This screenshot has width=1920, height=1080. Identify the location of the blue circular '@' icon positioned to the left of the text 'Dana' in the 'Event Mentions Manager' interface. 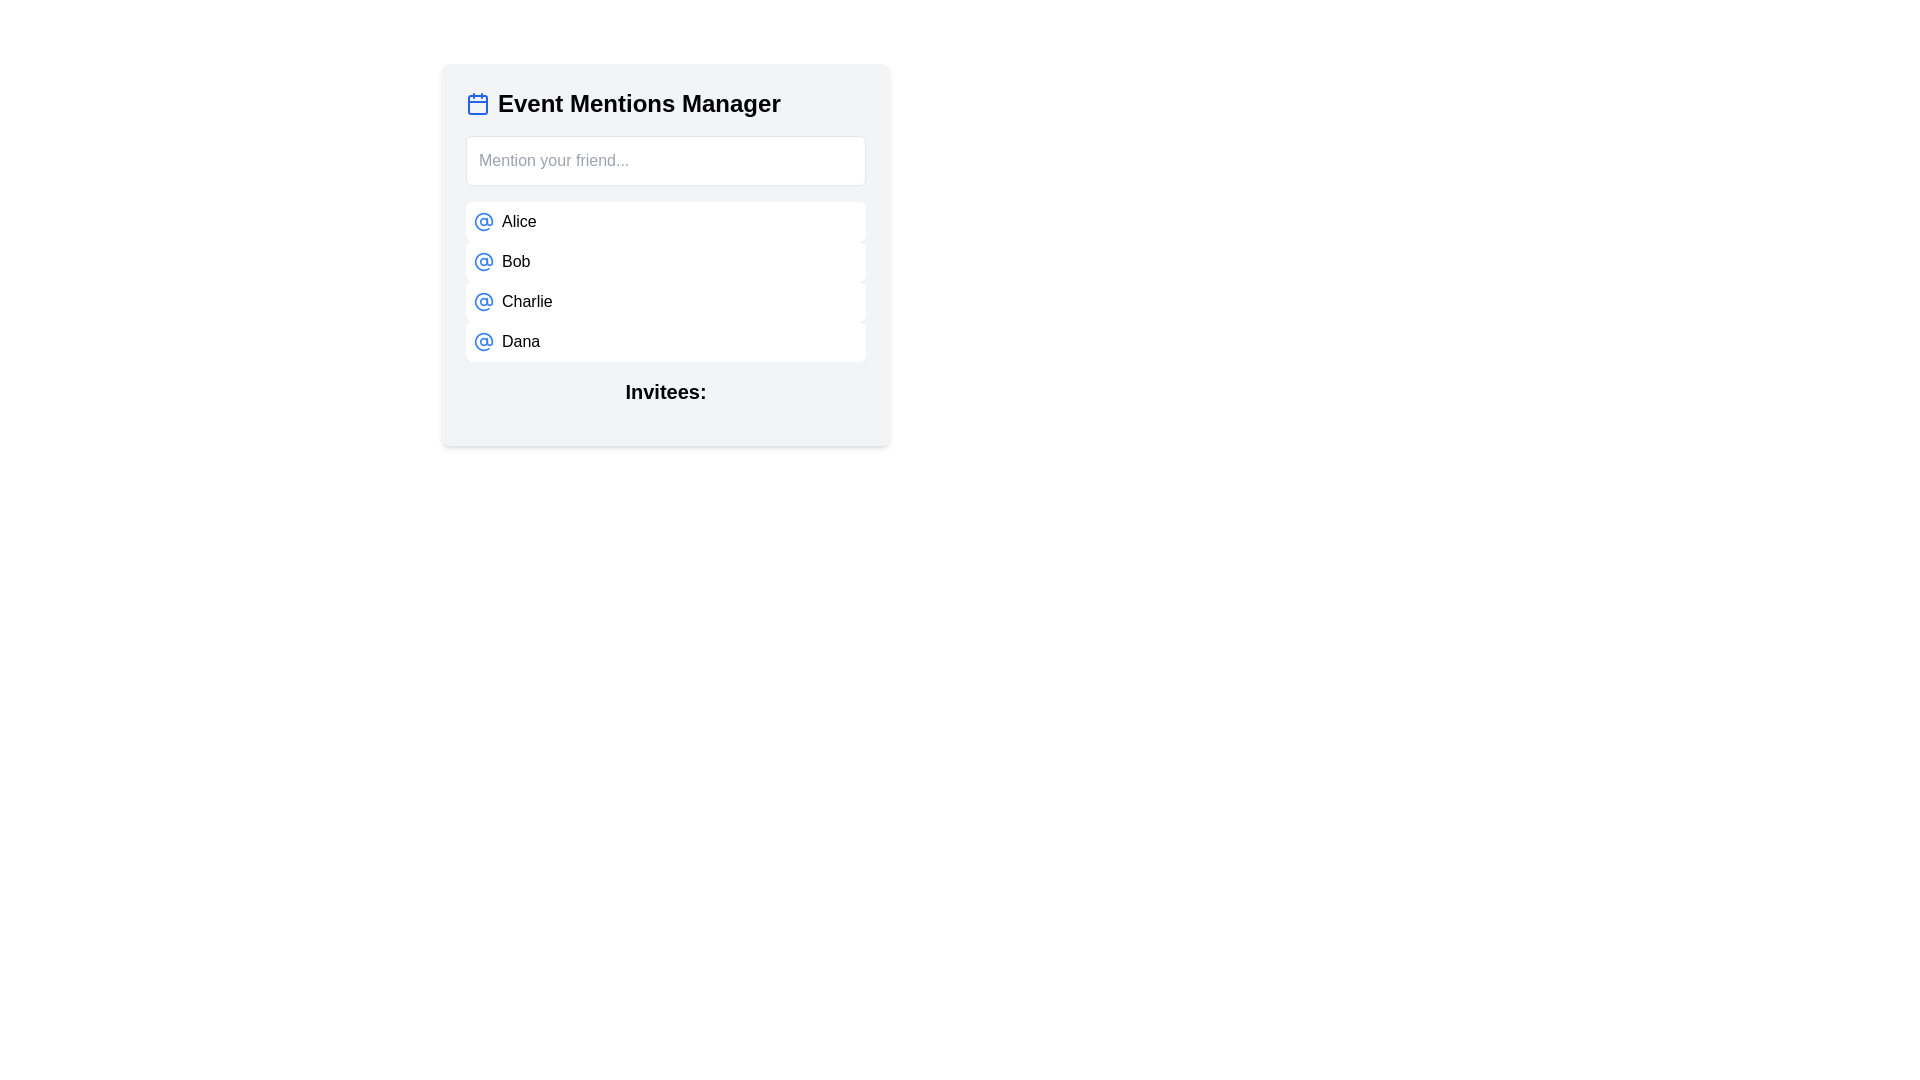
(484, 341).